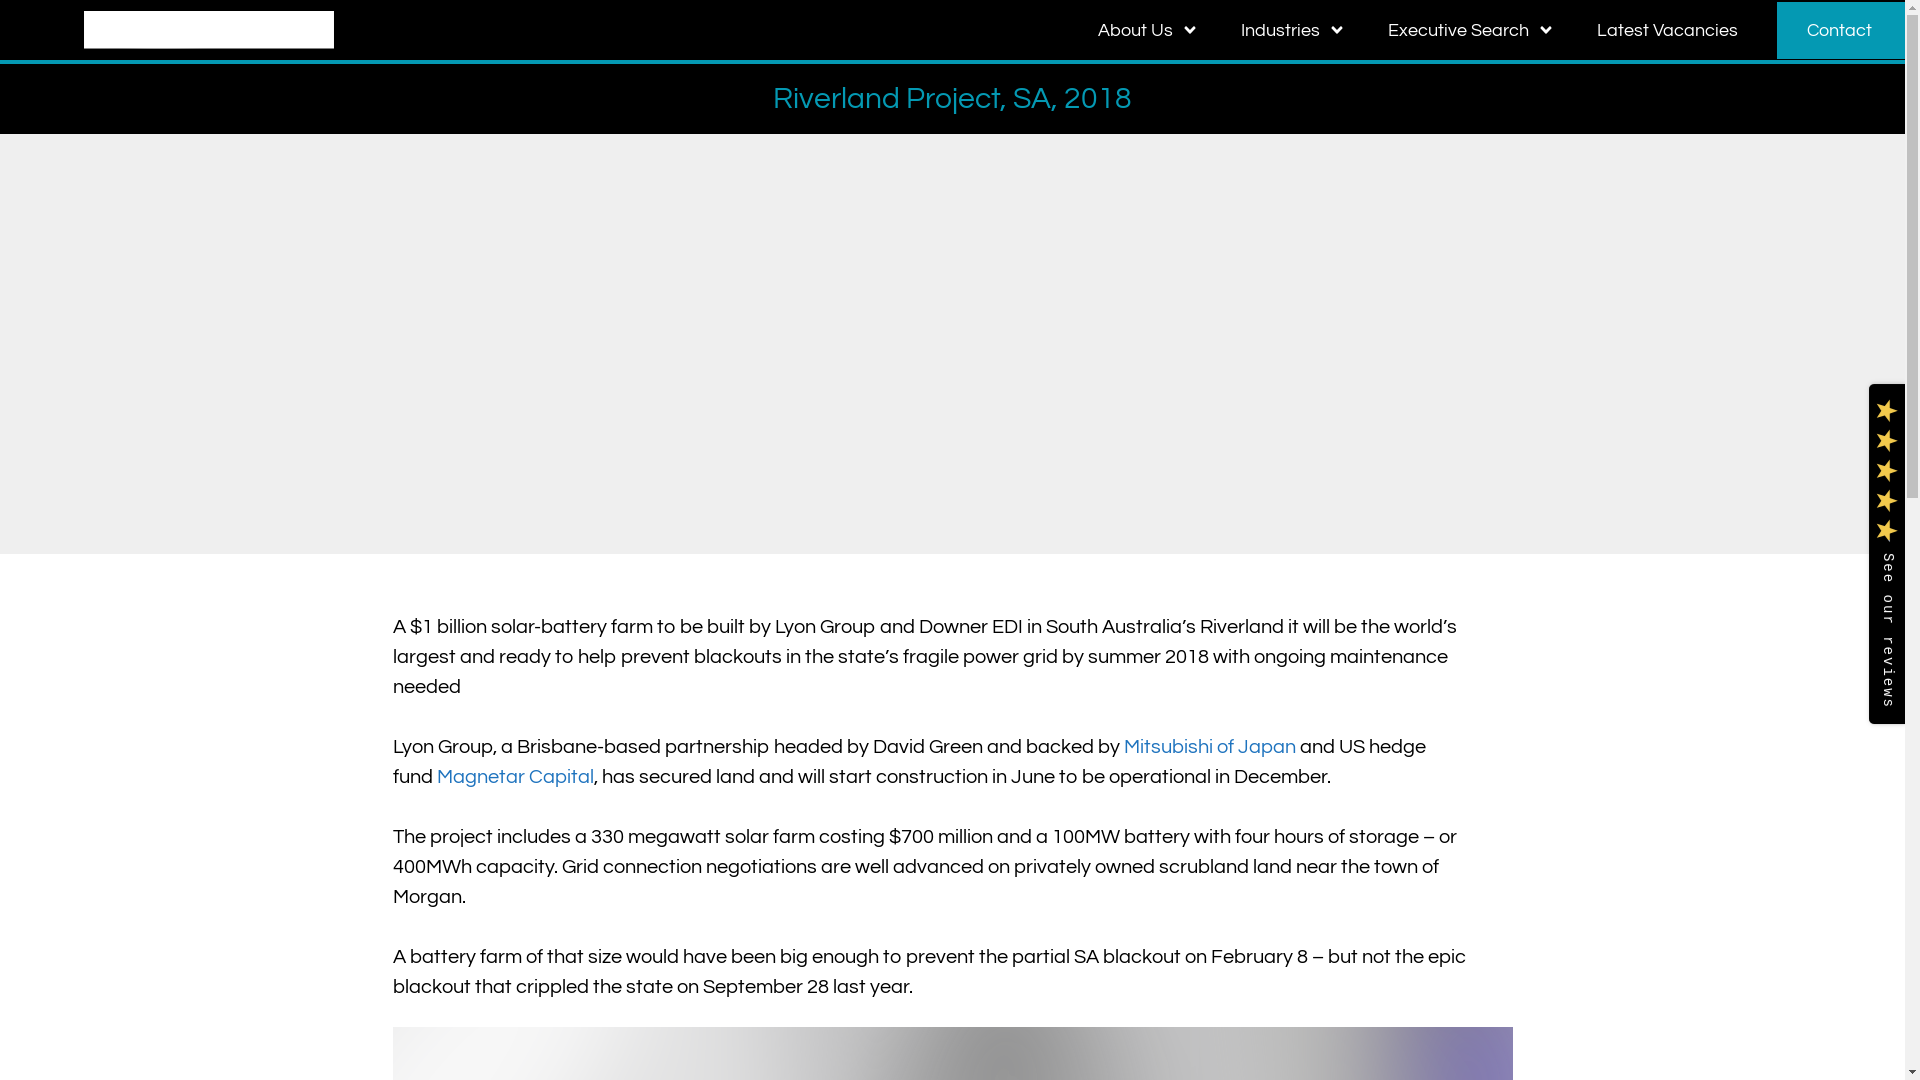  Describe the element at coordinates (1840, 29) in the screenshot. I see `'Contact'` at that location.